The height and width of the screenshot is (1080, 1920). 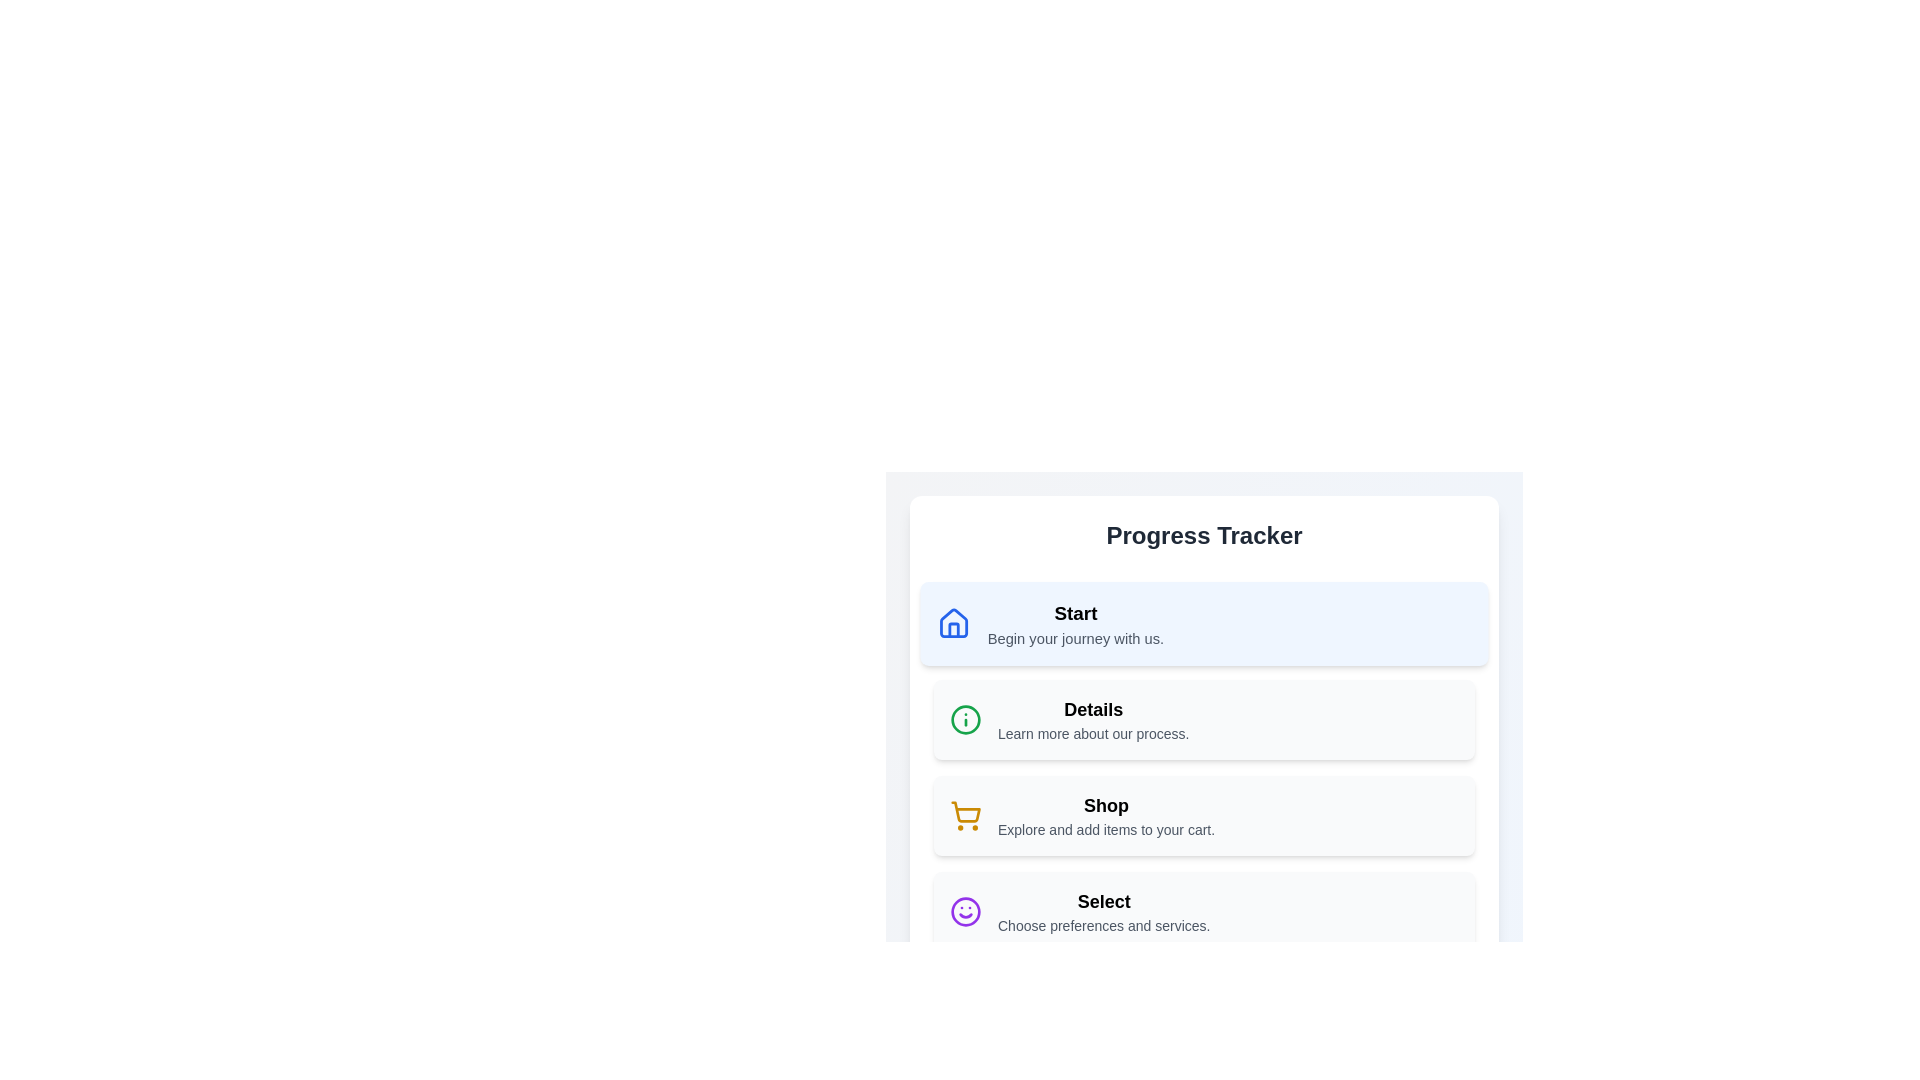 I want to click on the 'Start' text label, which is bold and black, prominently displayed on a light blue background, located near the top-middle of the interface just above 'Details', so click(x=1074, y=612).